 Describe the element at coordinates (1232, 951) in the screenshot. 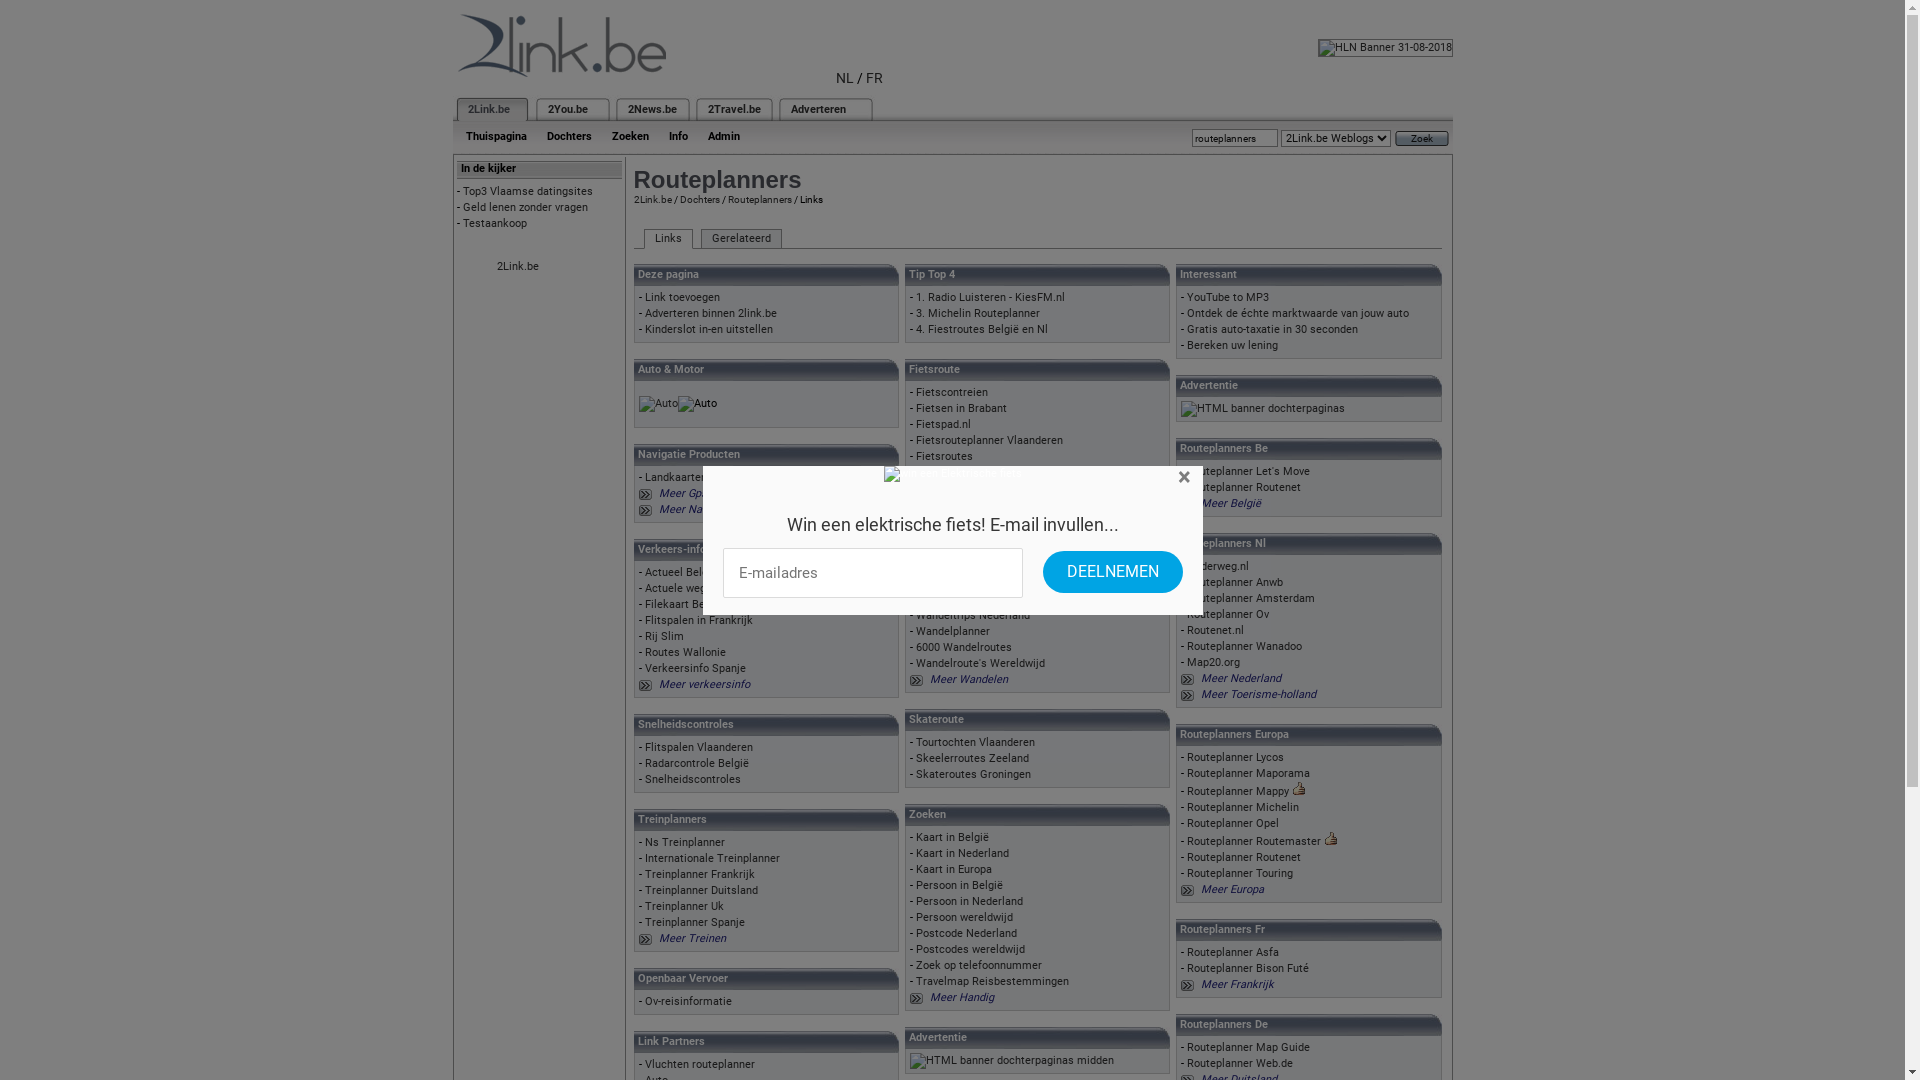

I see `'Routeplanner Asfa'` at that location.